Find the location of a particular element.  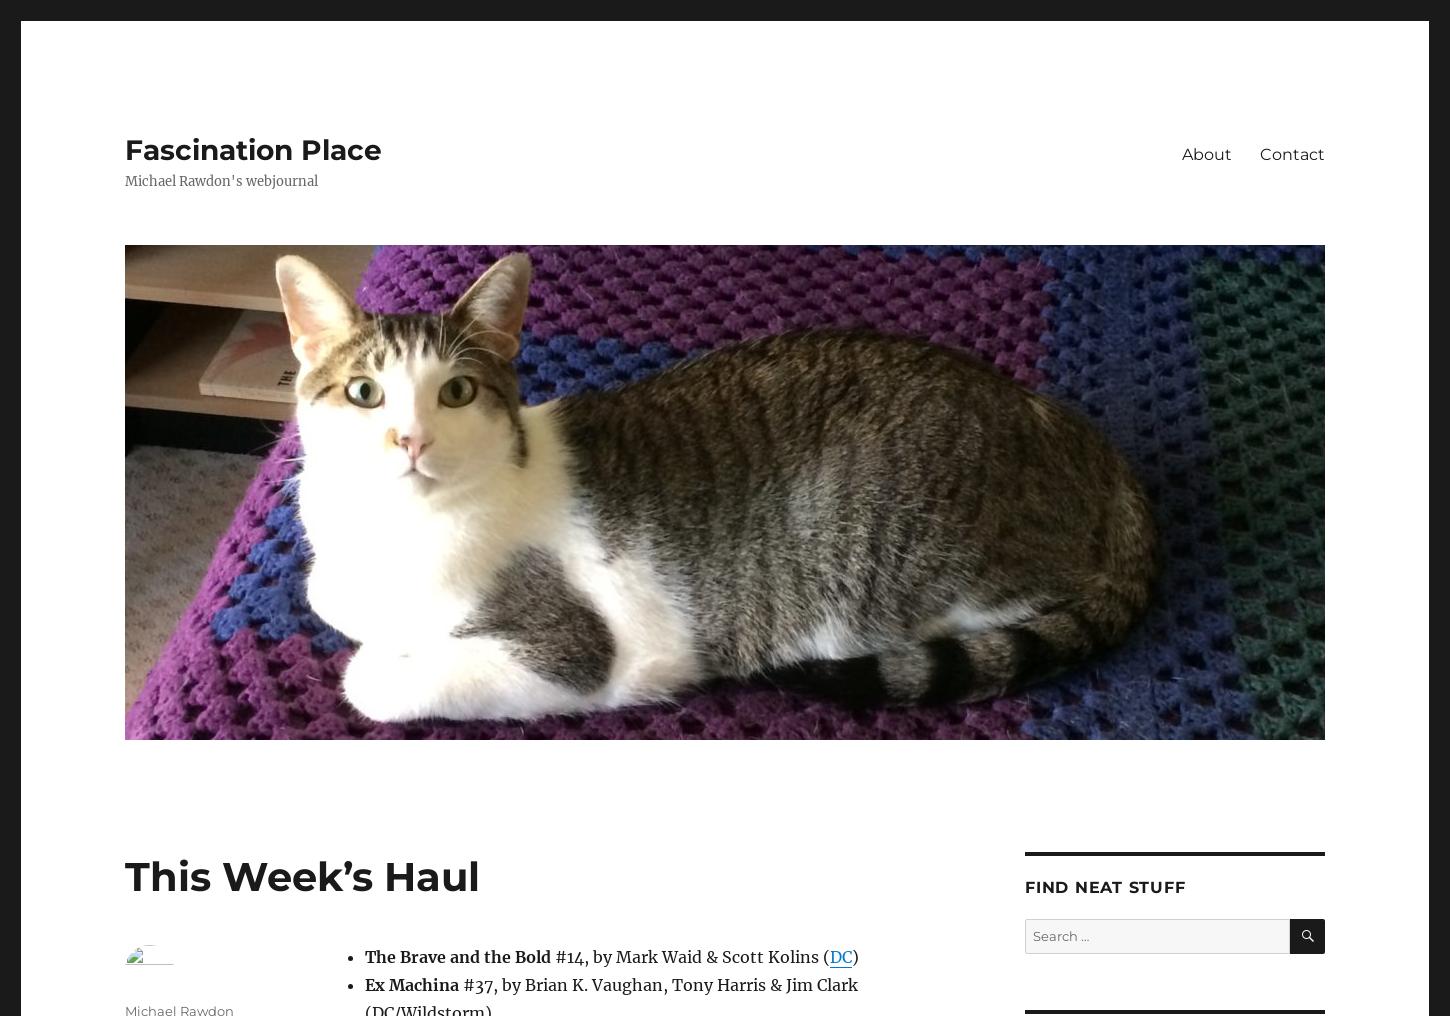

'This Week’s Haul' is located at coordinates (302, 876).